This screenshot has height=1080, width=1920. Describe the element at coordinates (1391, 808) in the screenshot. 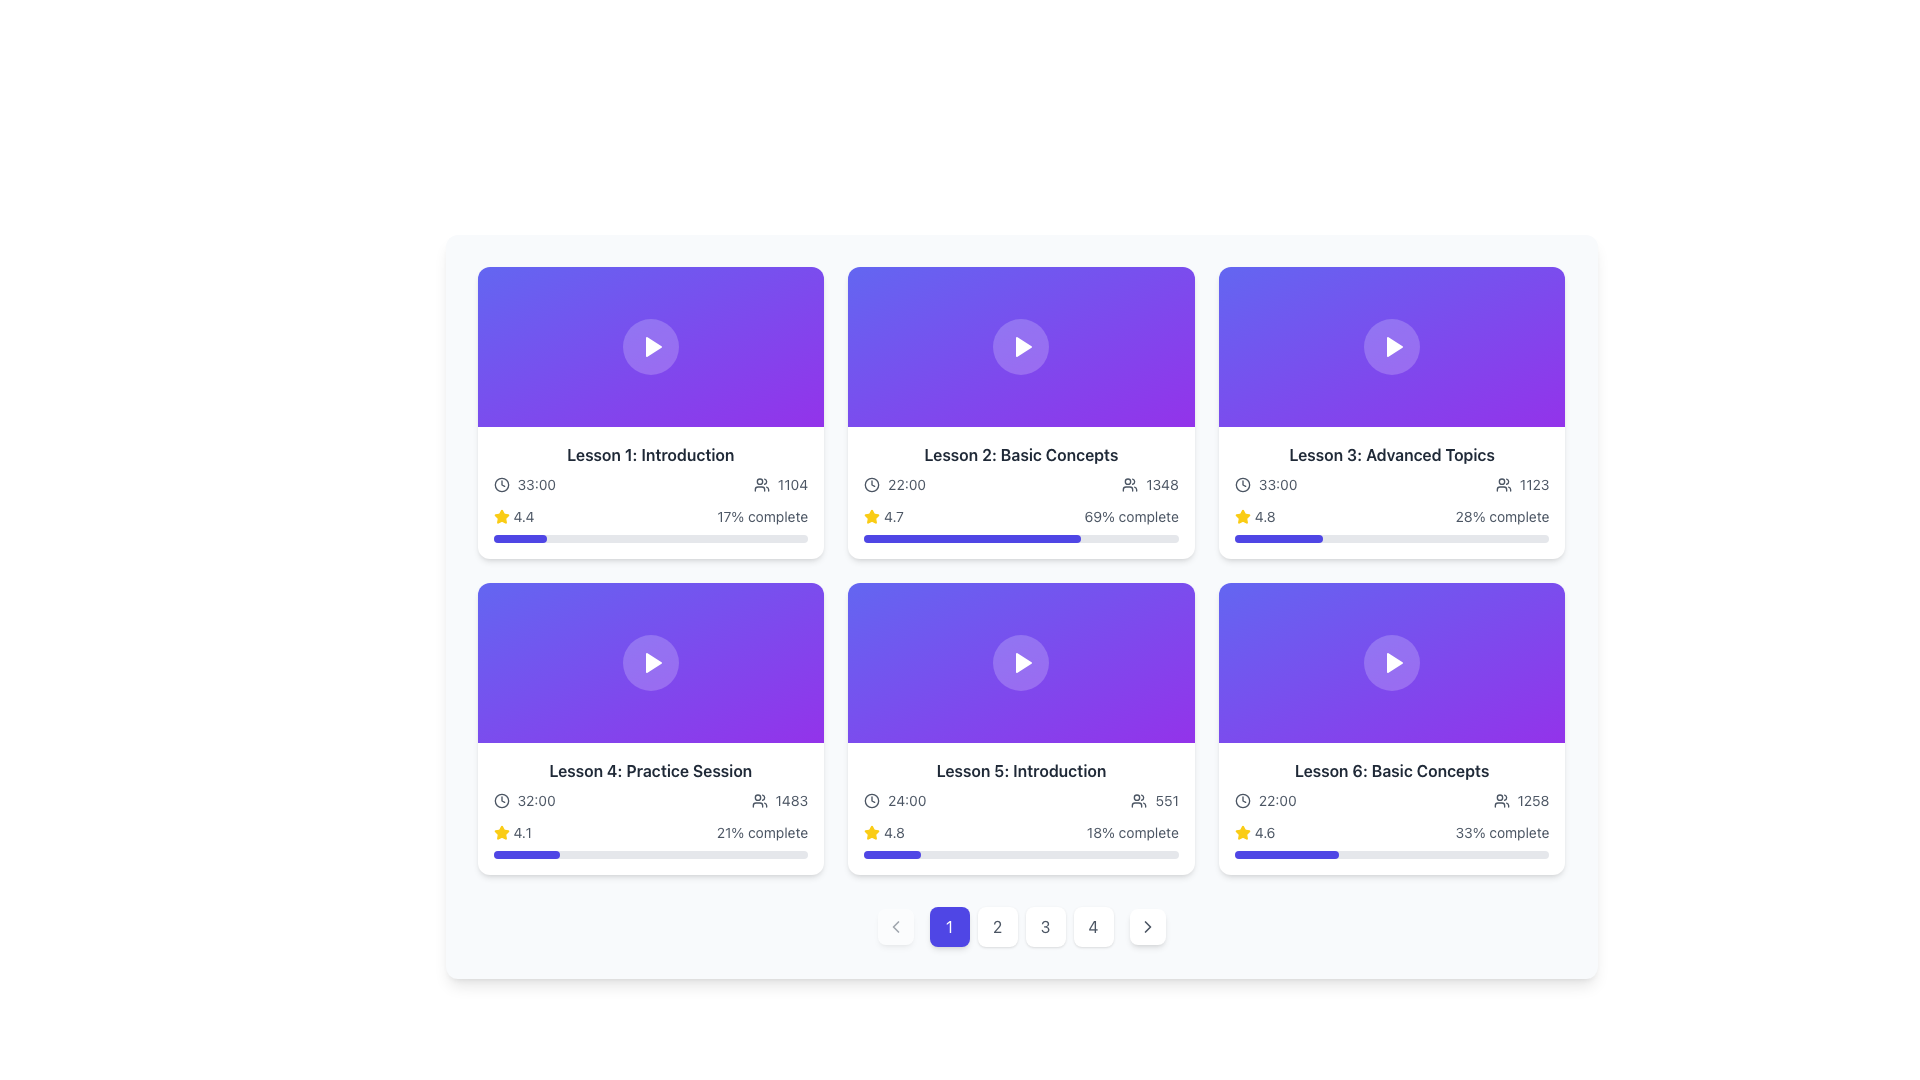

I see `the Information card located in the bottom-right corner of the grid layout` at that location.